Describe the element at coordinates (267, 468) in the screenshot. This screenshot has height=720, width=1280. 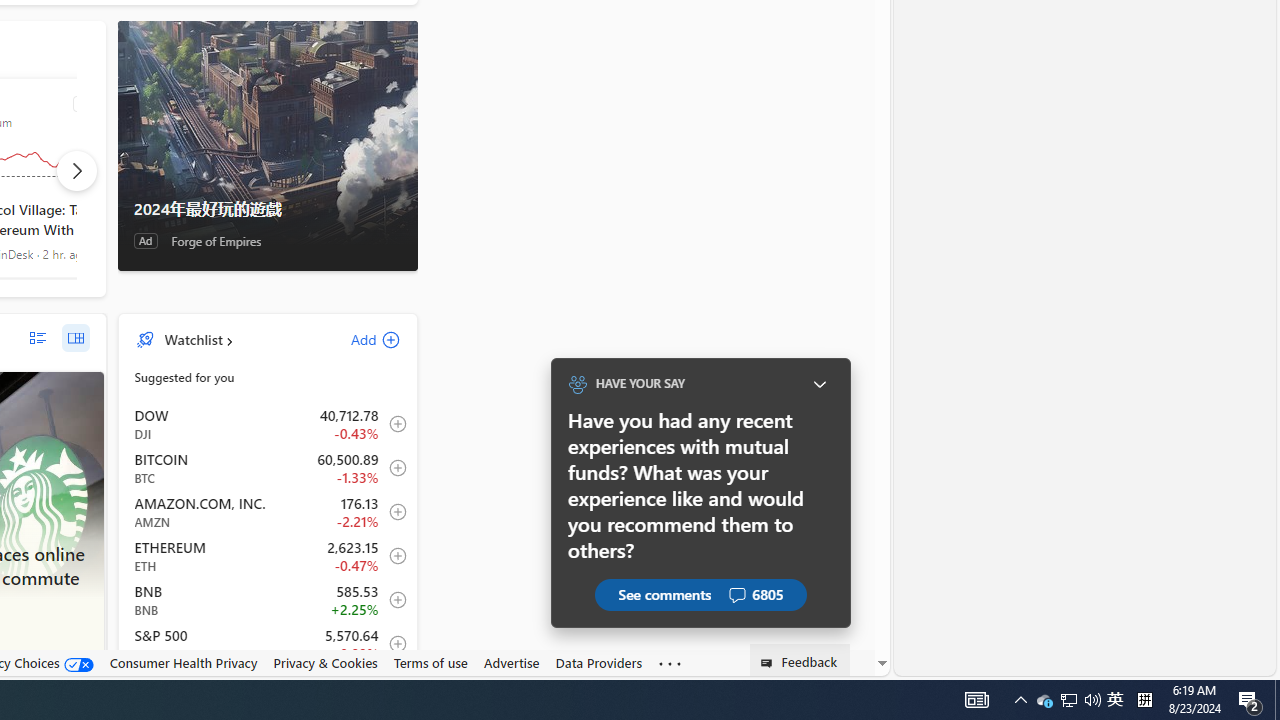
I see `'BTC Bitcoin decrease 60,500.89 -806.48 -1.33% item1'` at that location.